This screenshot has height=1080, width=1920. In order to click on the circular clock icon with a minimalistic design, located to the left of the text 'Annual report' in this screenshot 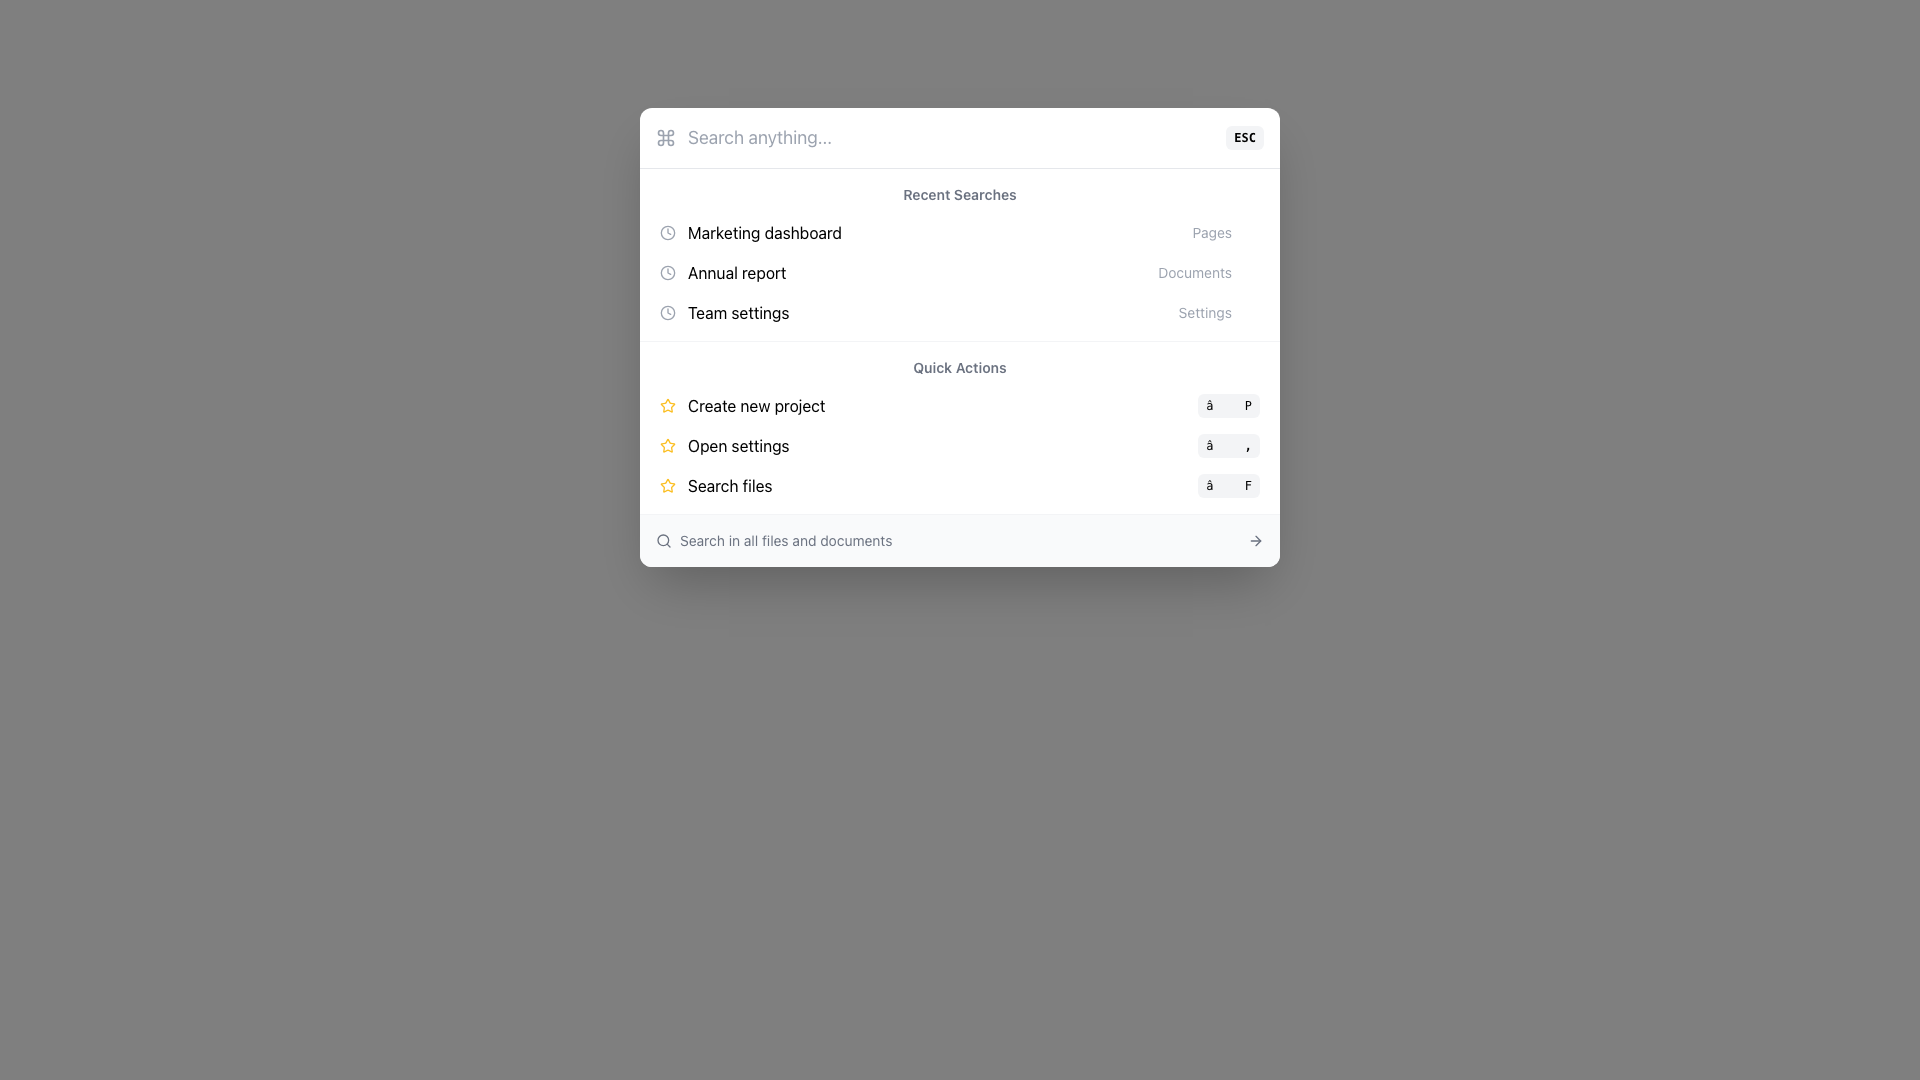, I will do `click(667, 273)`.